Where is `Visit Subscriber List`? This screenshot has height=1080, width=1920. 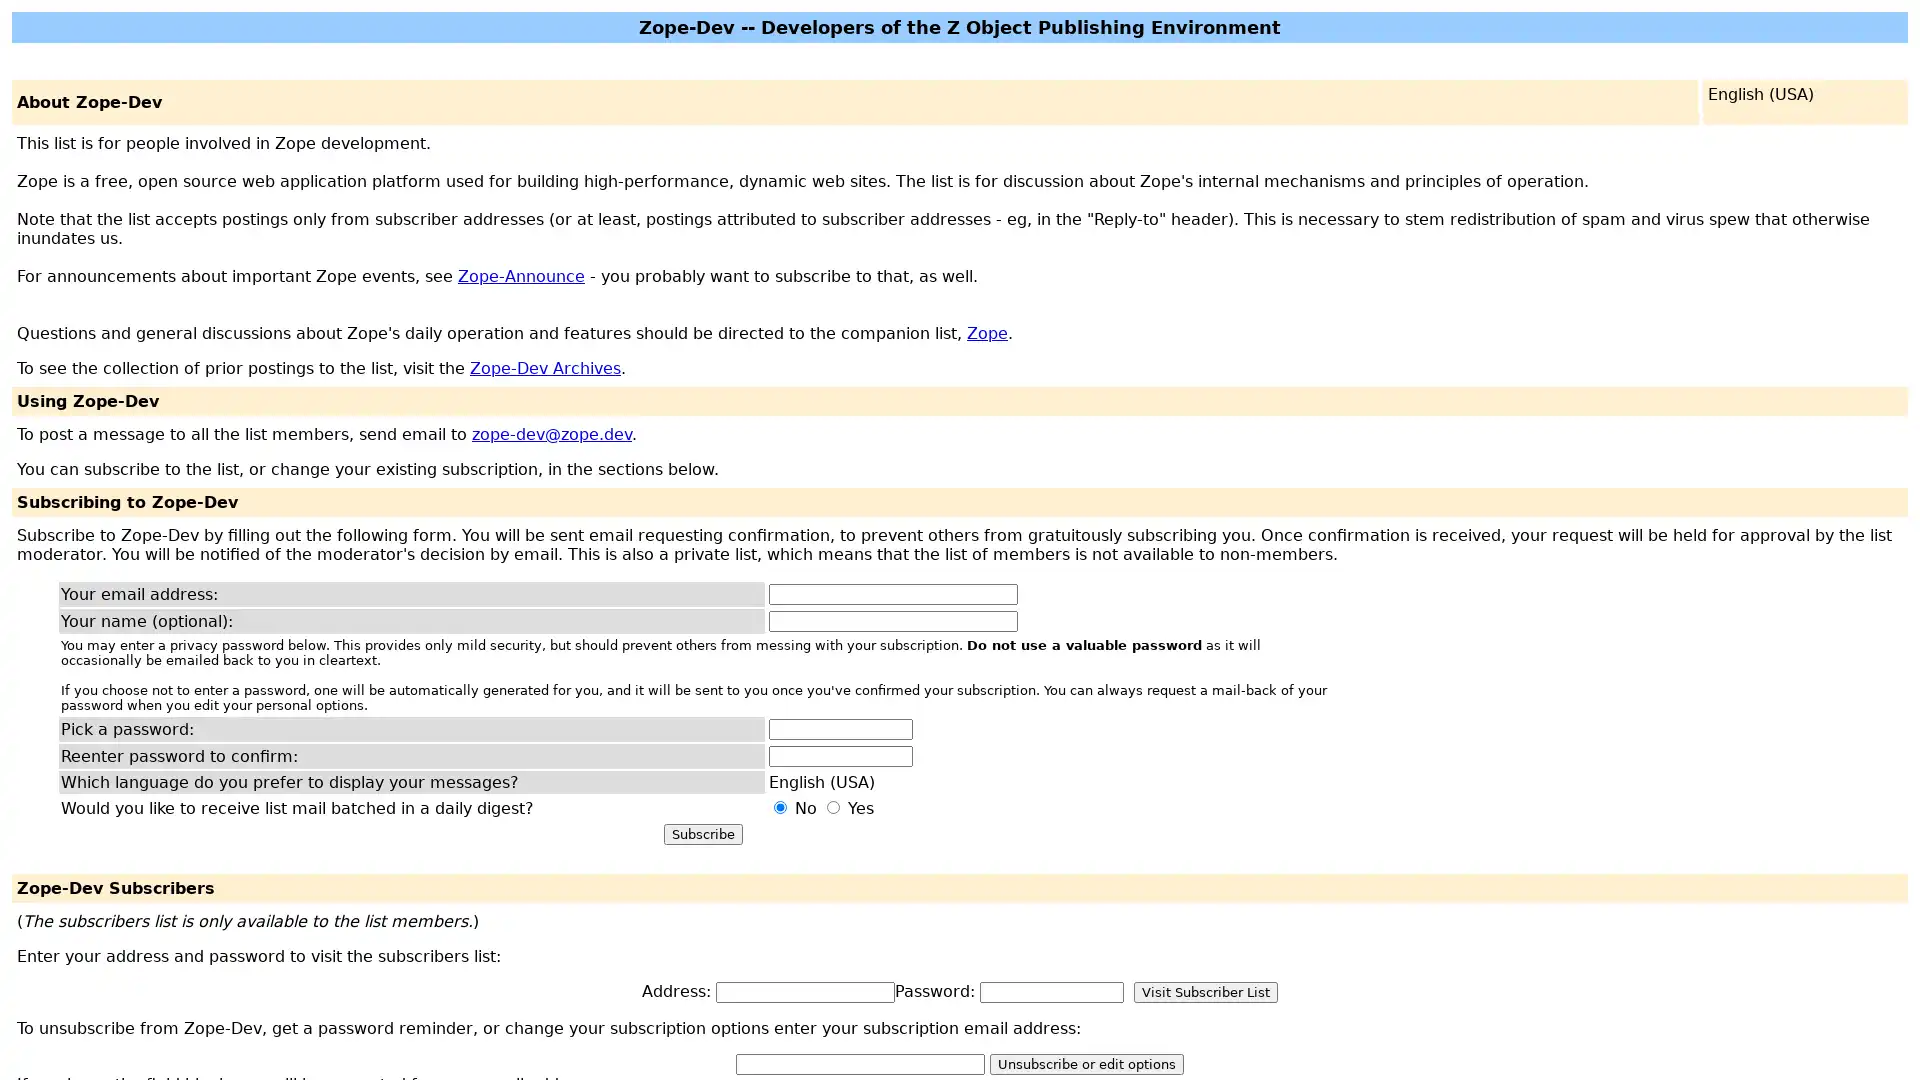 Visit Subscriber List is located at coordinates (1204, 992).